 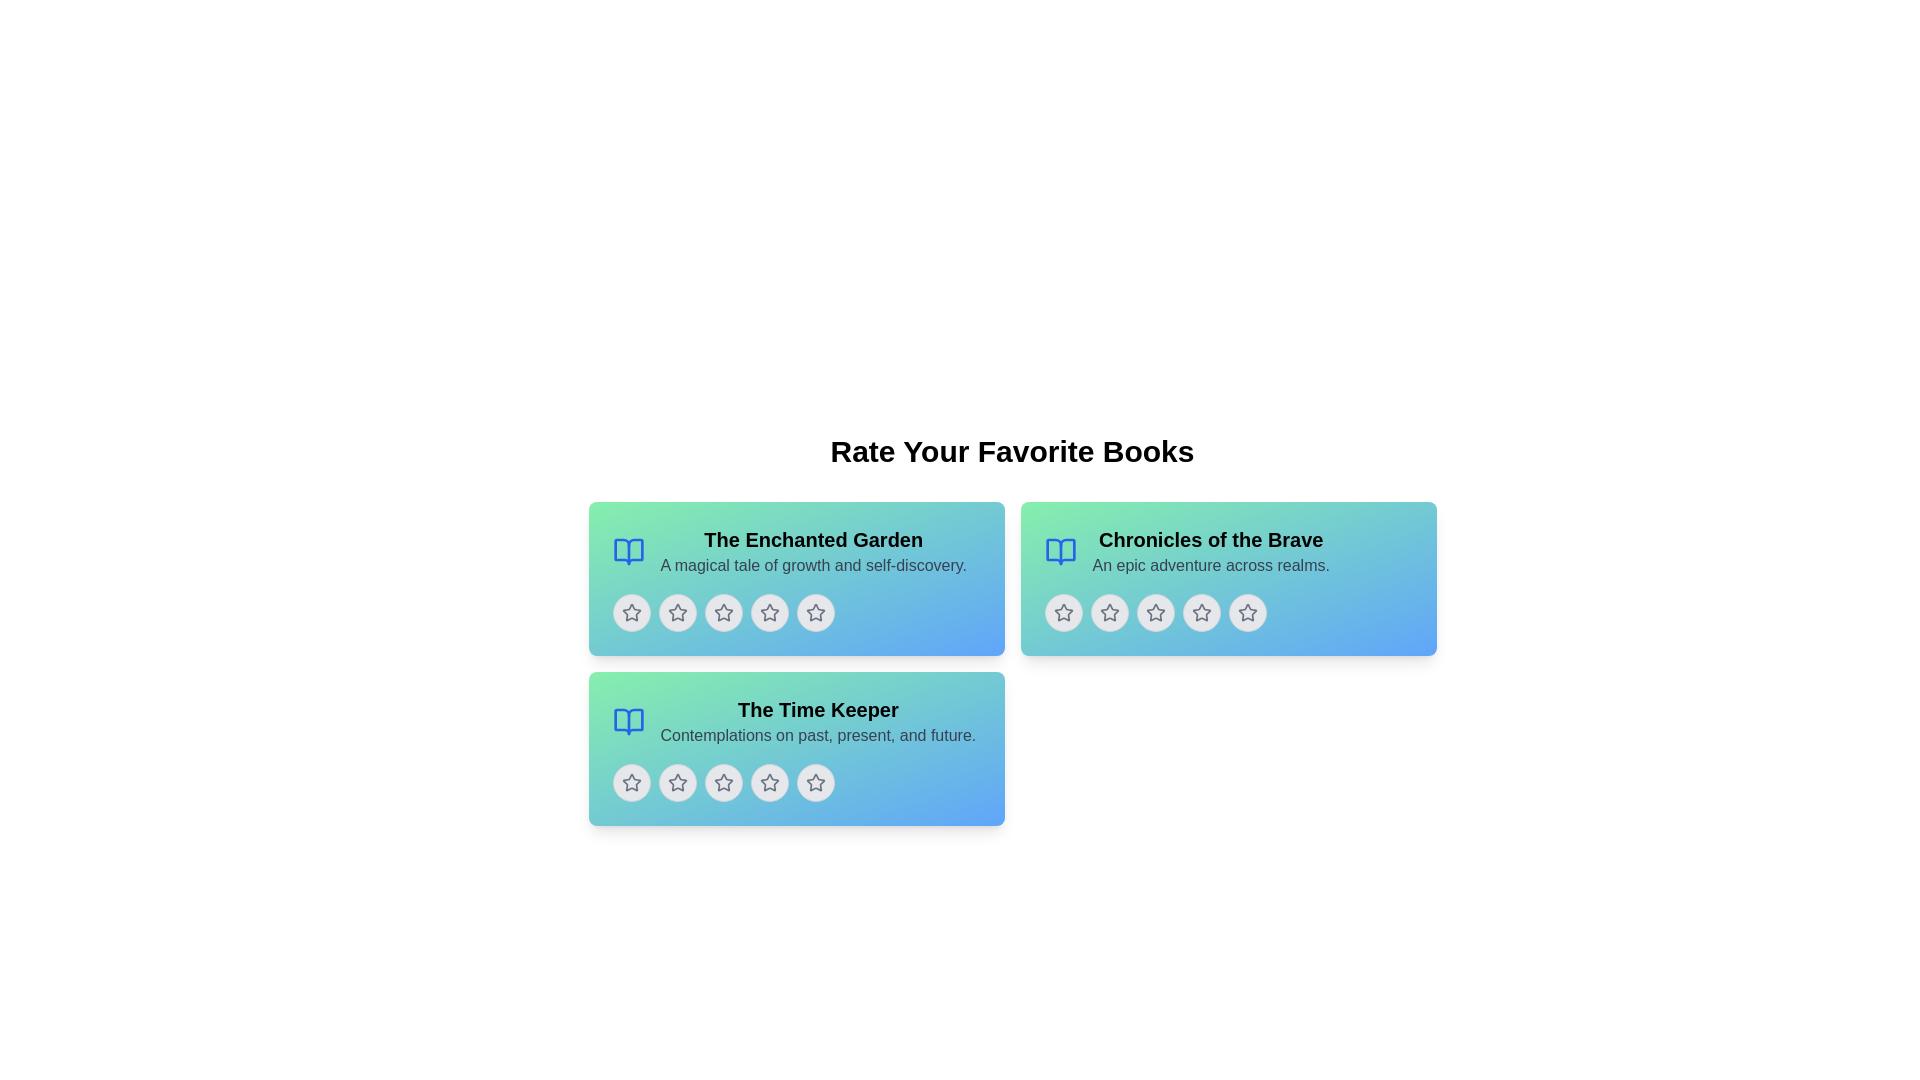 I want to click on the second star icon used to rate 'The Enchanted Garden', so click(x=722, y=611).